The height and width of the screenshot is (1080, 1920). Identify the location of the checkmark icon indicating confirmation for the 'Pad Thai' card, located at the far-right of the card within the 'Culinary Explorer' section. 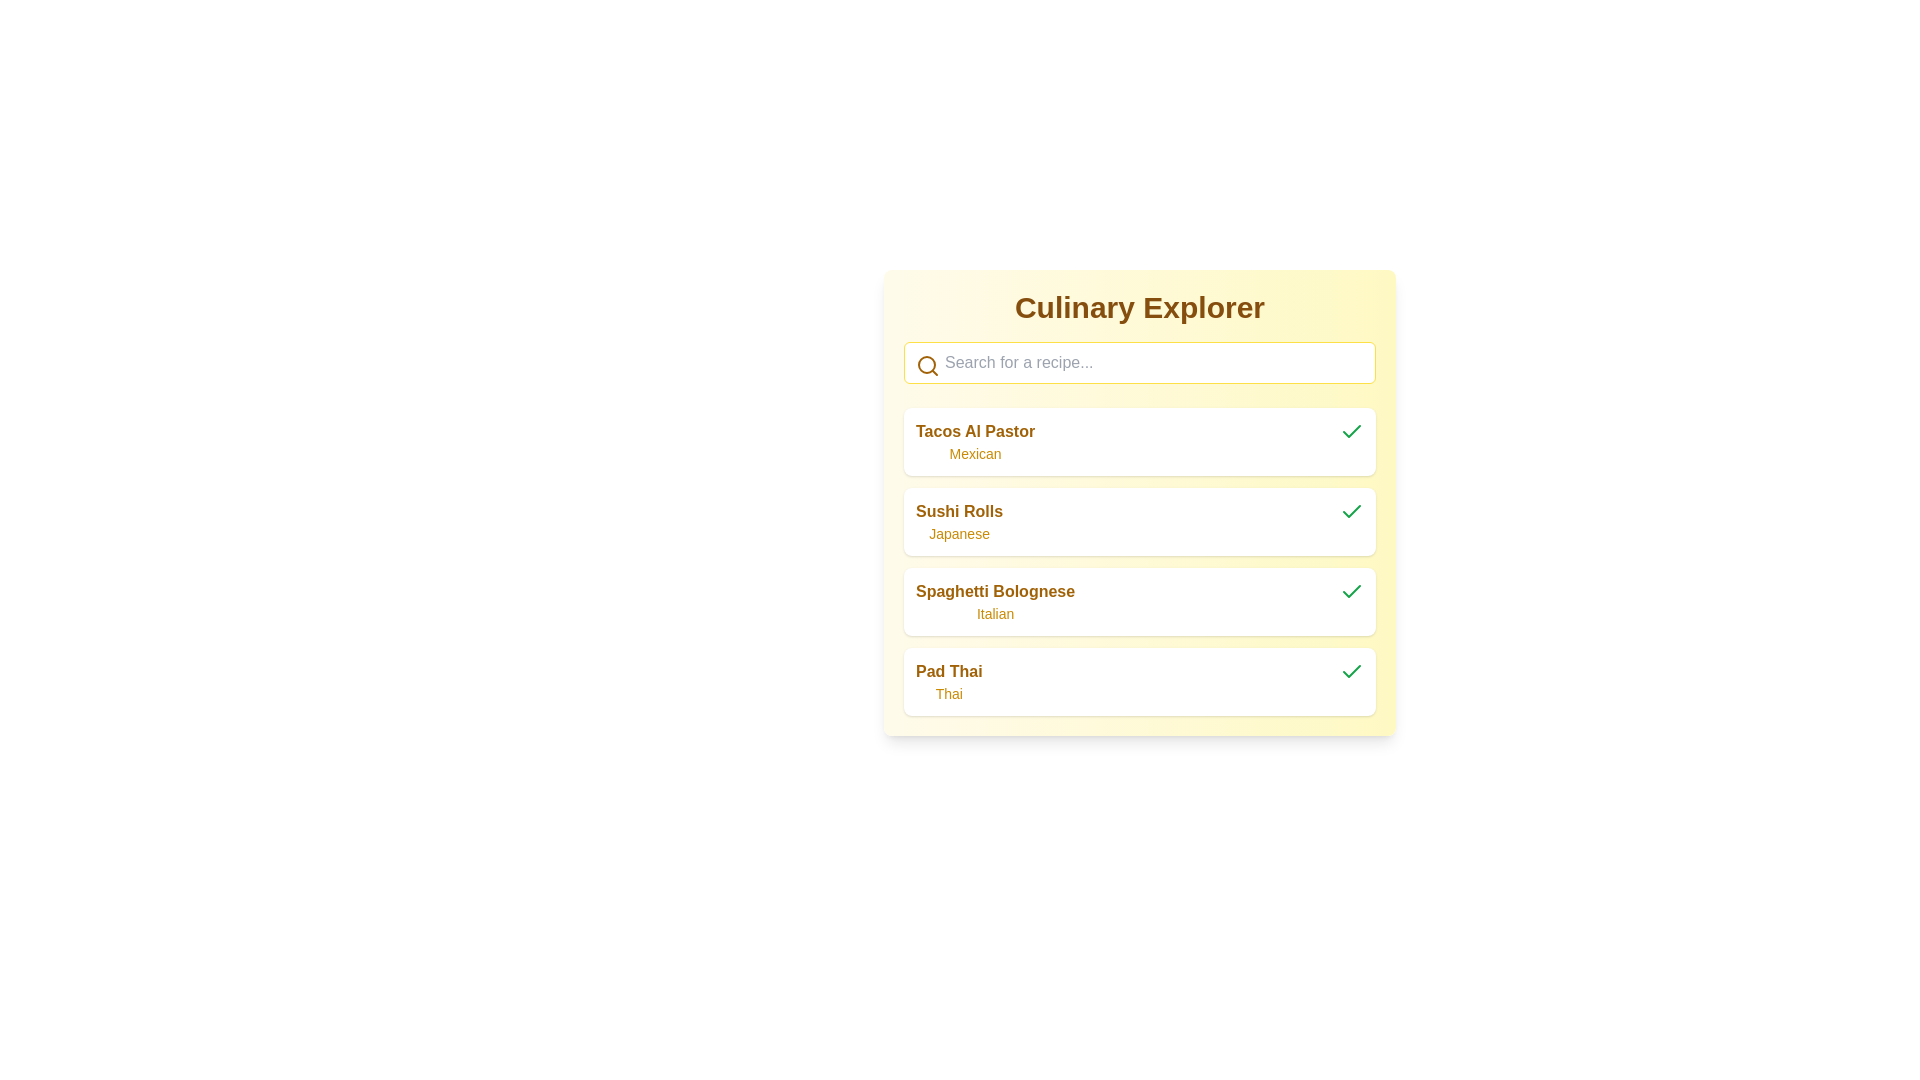
(1352, 671).